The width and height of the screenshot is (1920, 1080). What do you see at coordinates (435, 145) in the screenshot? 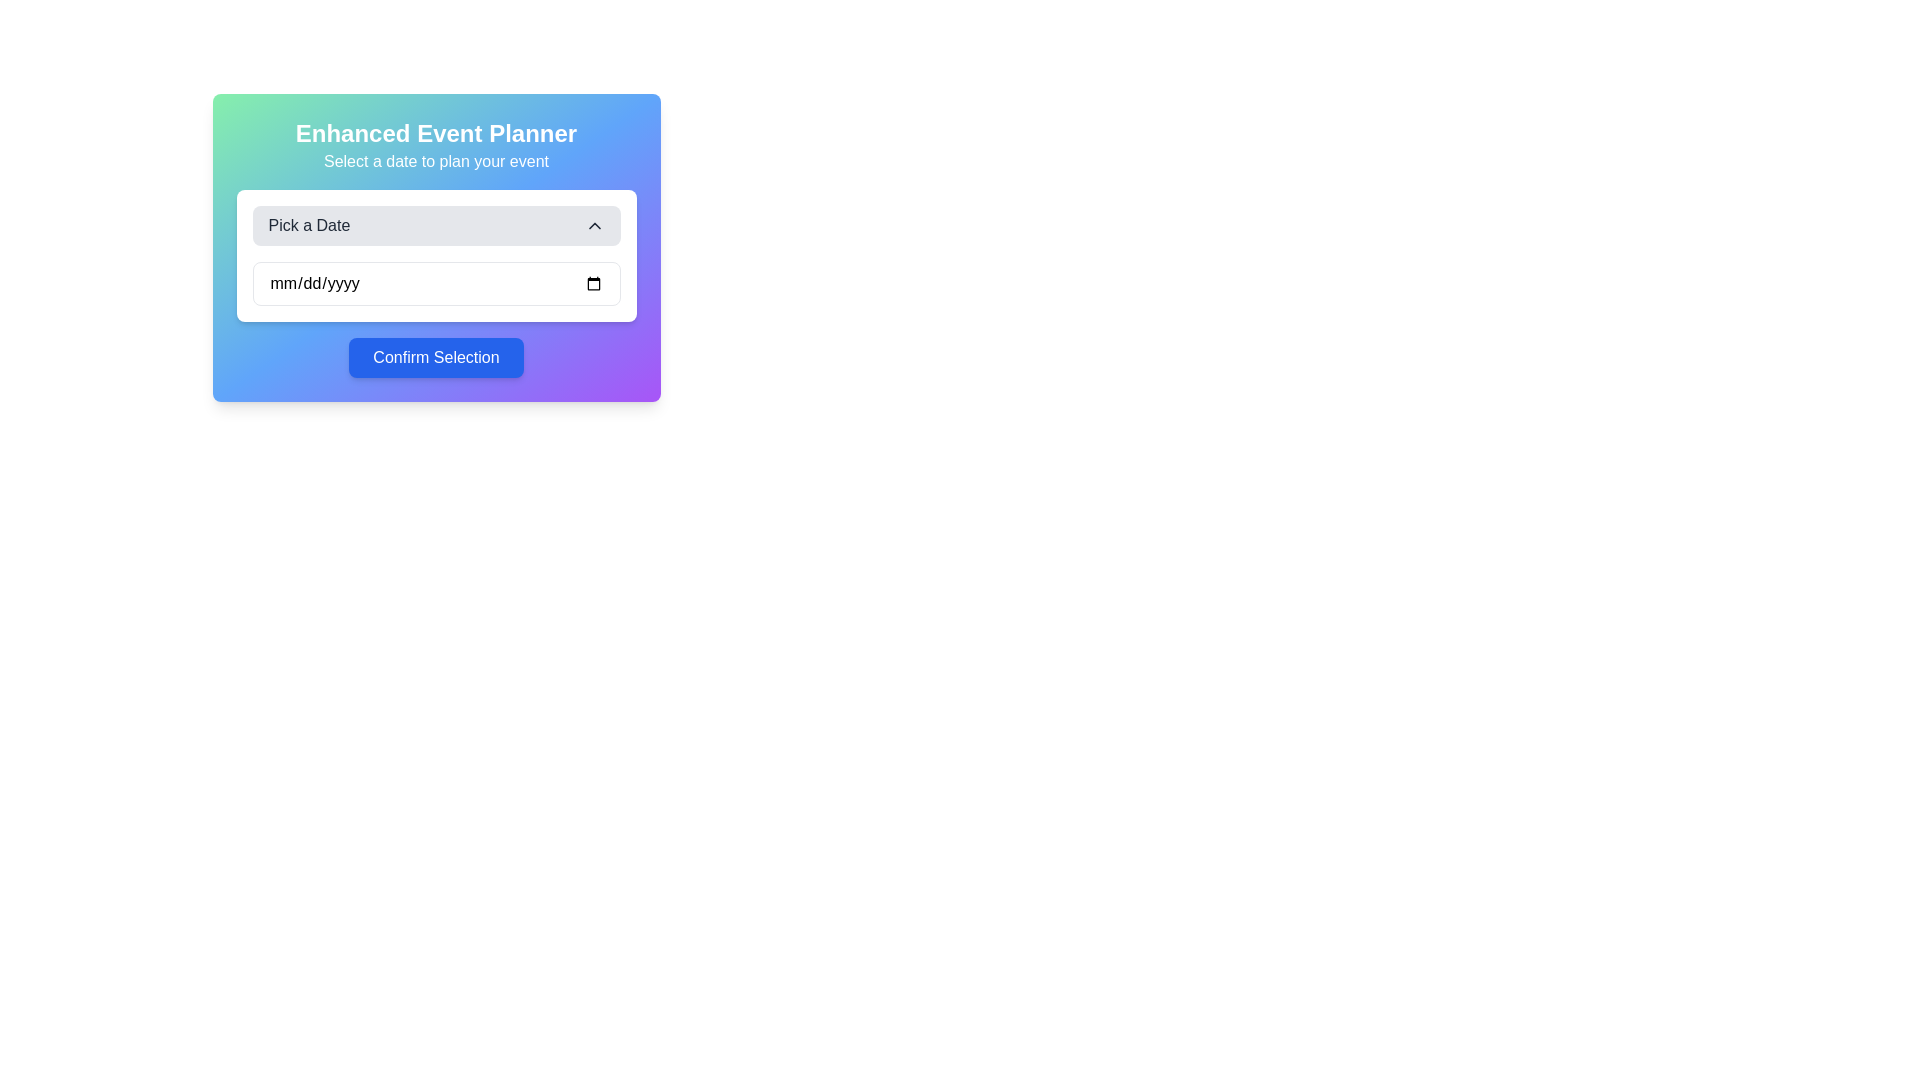
I see `the text-based header with a subheading that introduces the event planning functionality, located at the top section of the card, above 'Pick a Date' and 'Confirm Selection' button` at bounding box center [435, 145].